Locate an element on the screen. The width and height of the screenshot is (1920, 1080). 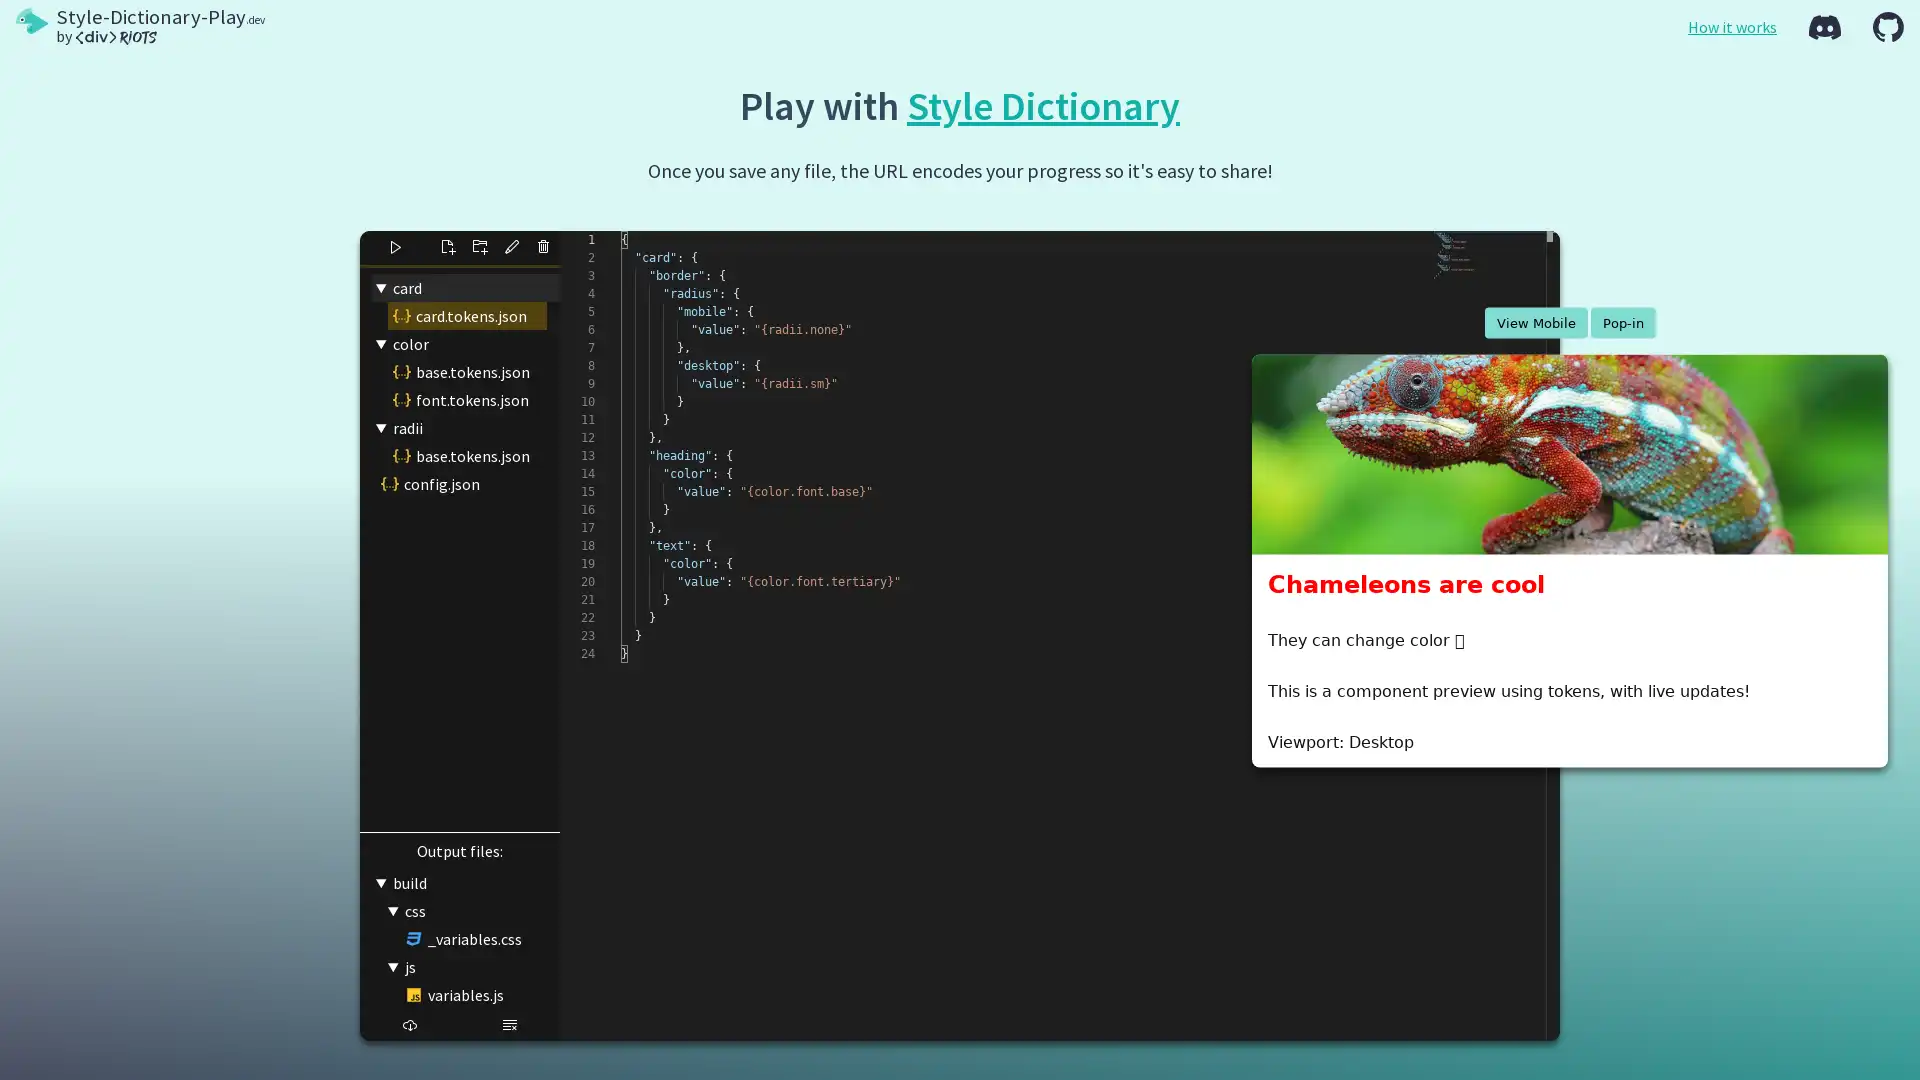
Pop-in is located at coordinates (1622, 321).